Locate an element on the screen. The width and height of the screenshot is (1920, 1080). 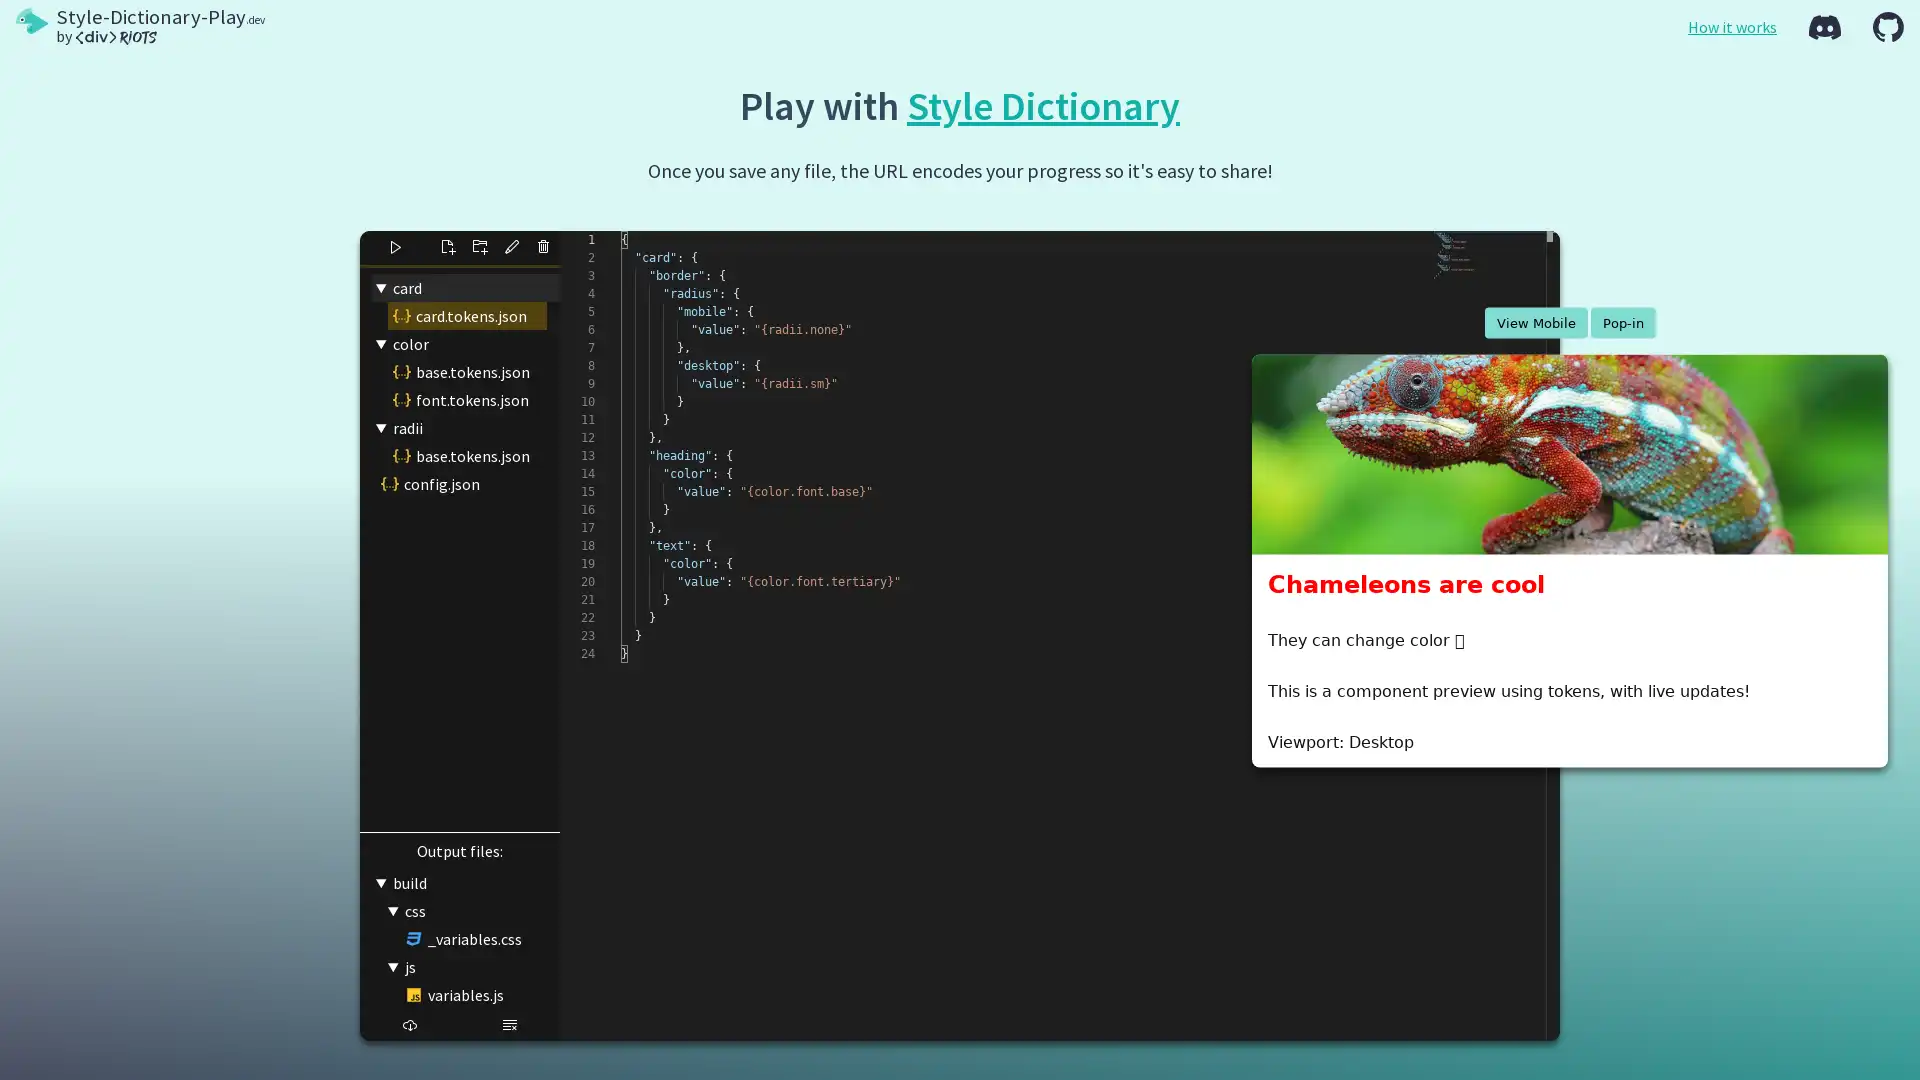
Pop-in is located at coordinates (1622, 321).